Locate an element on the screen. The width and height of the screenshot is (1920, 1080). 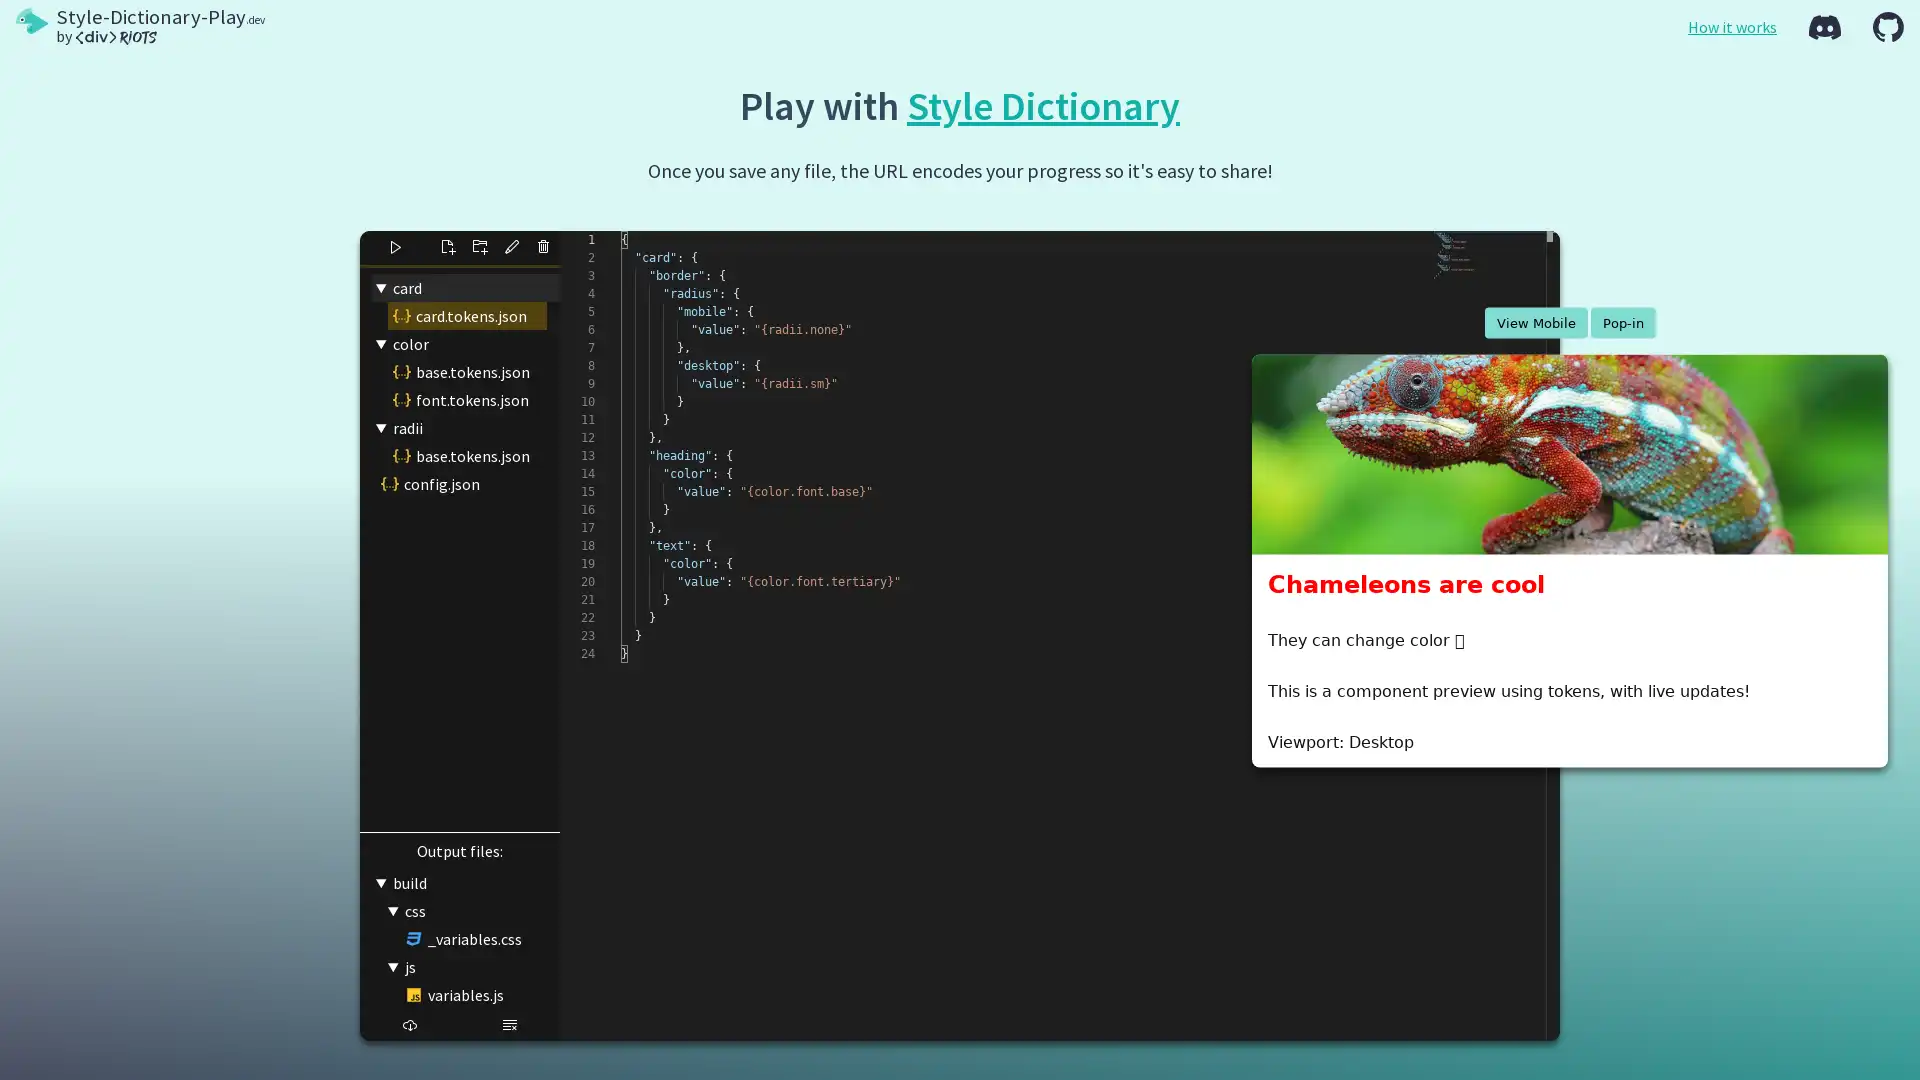
Pop-in is located at coordinates (1622, 321).